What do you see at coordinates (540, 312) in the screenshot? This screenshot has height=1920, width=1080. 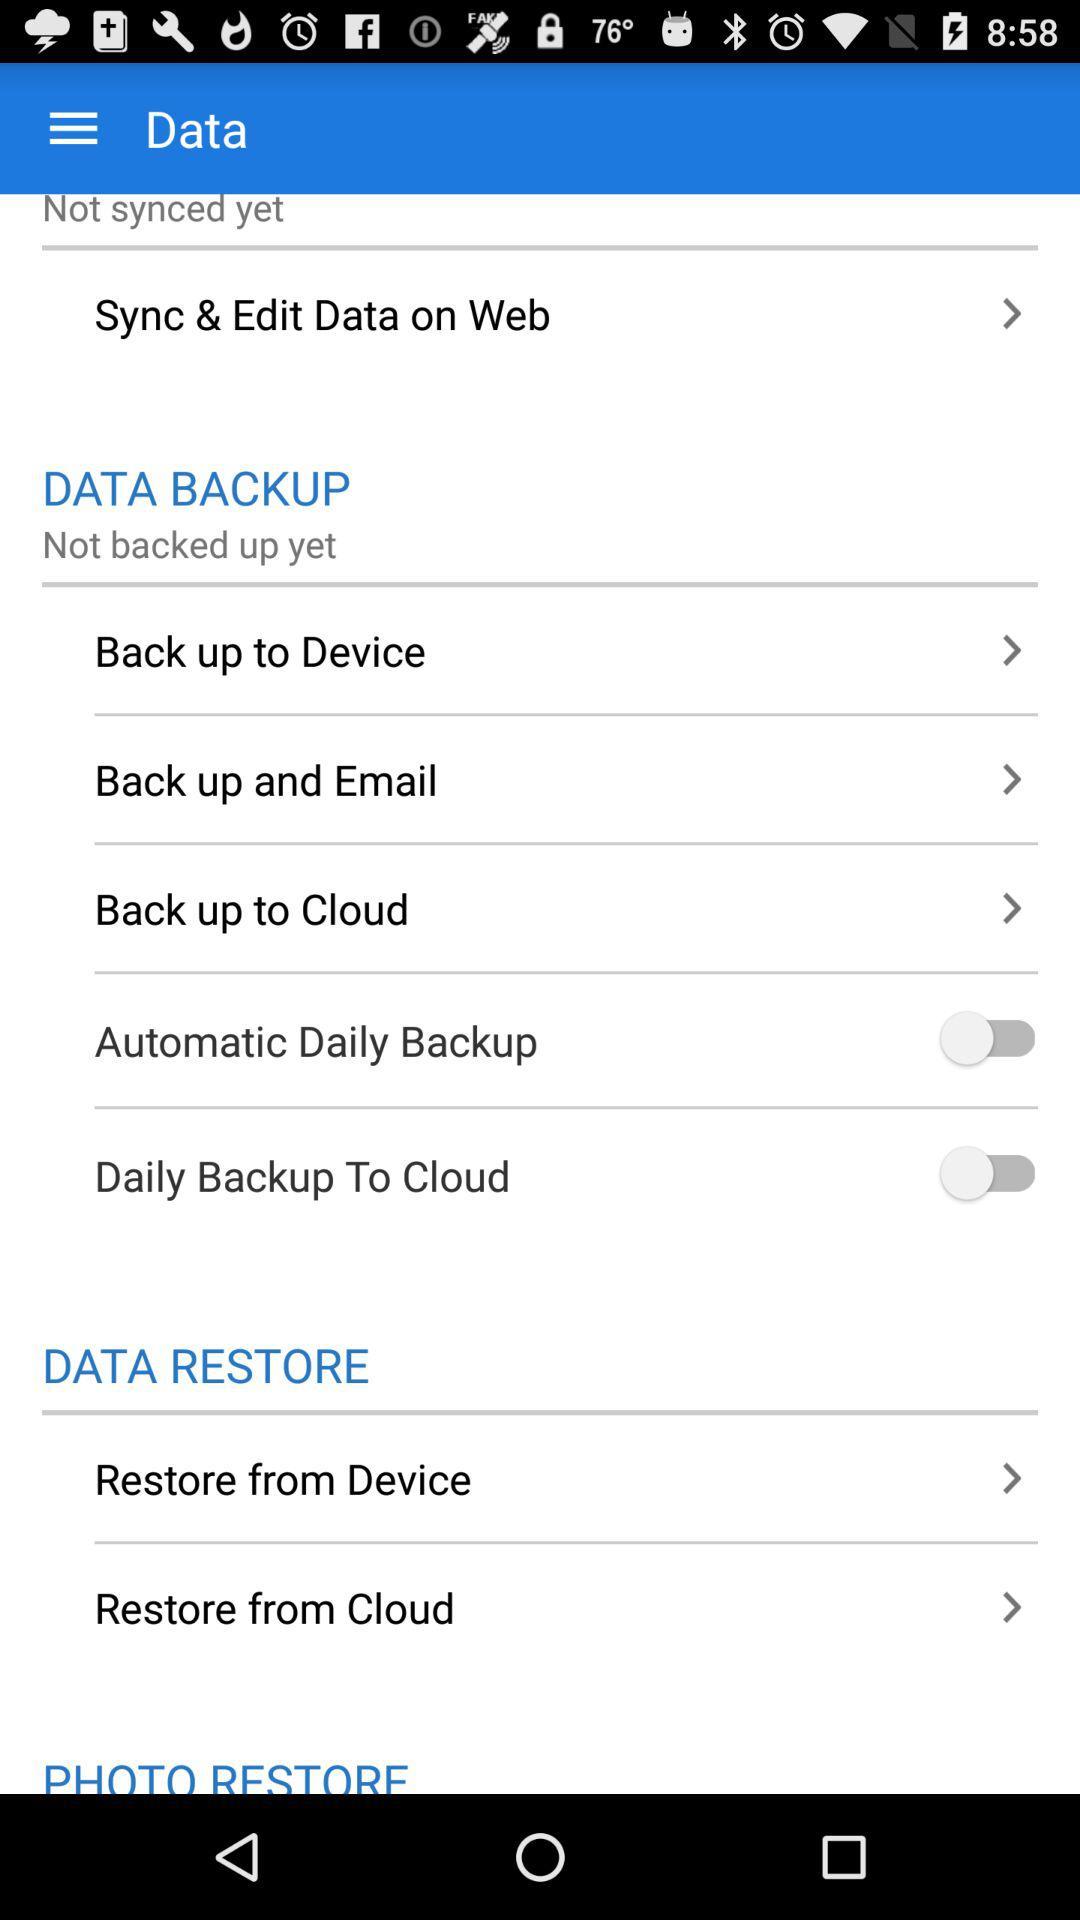 I see `the sync edit data` at bounding box center [540, 312].